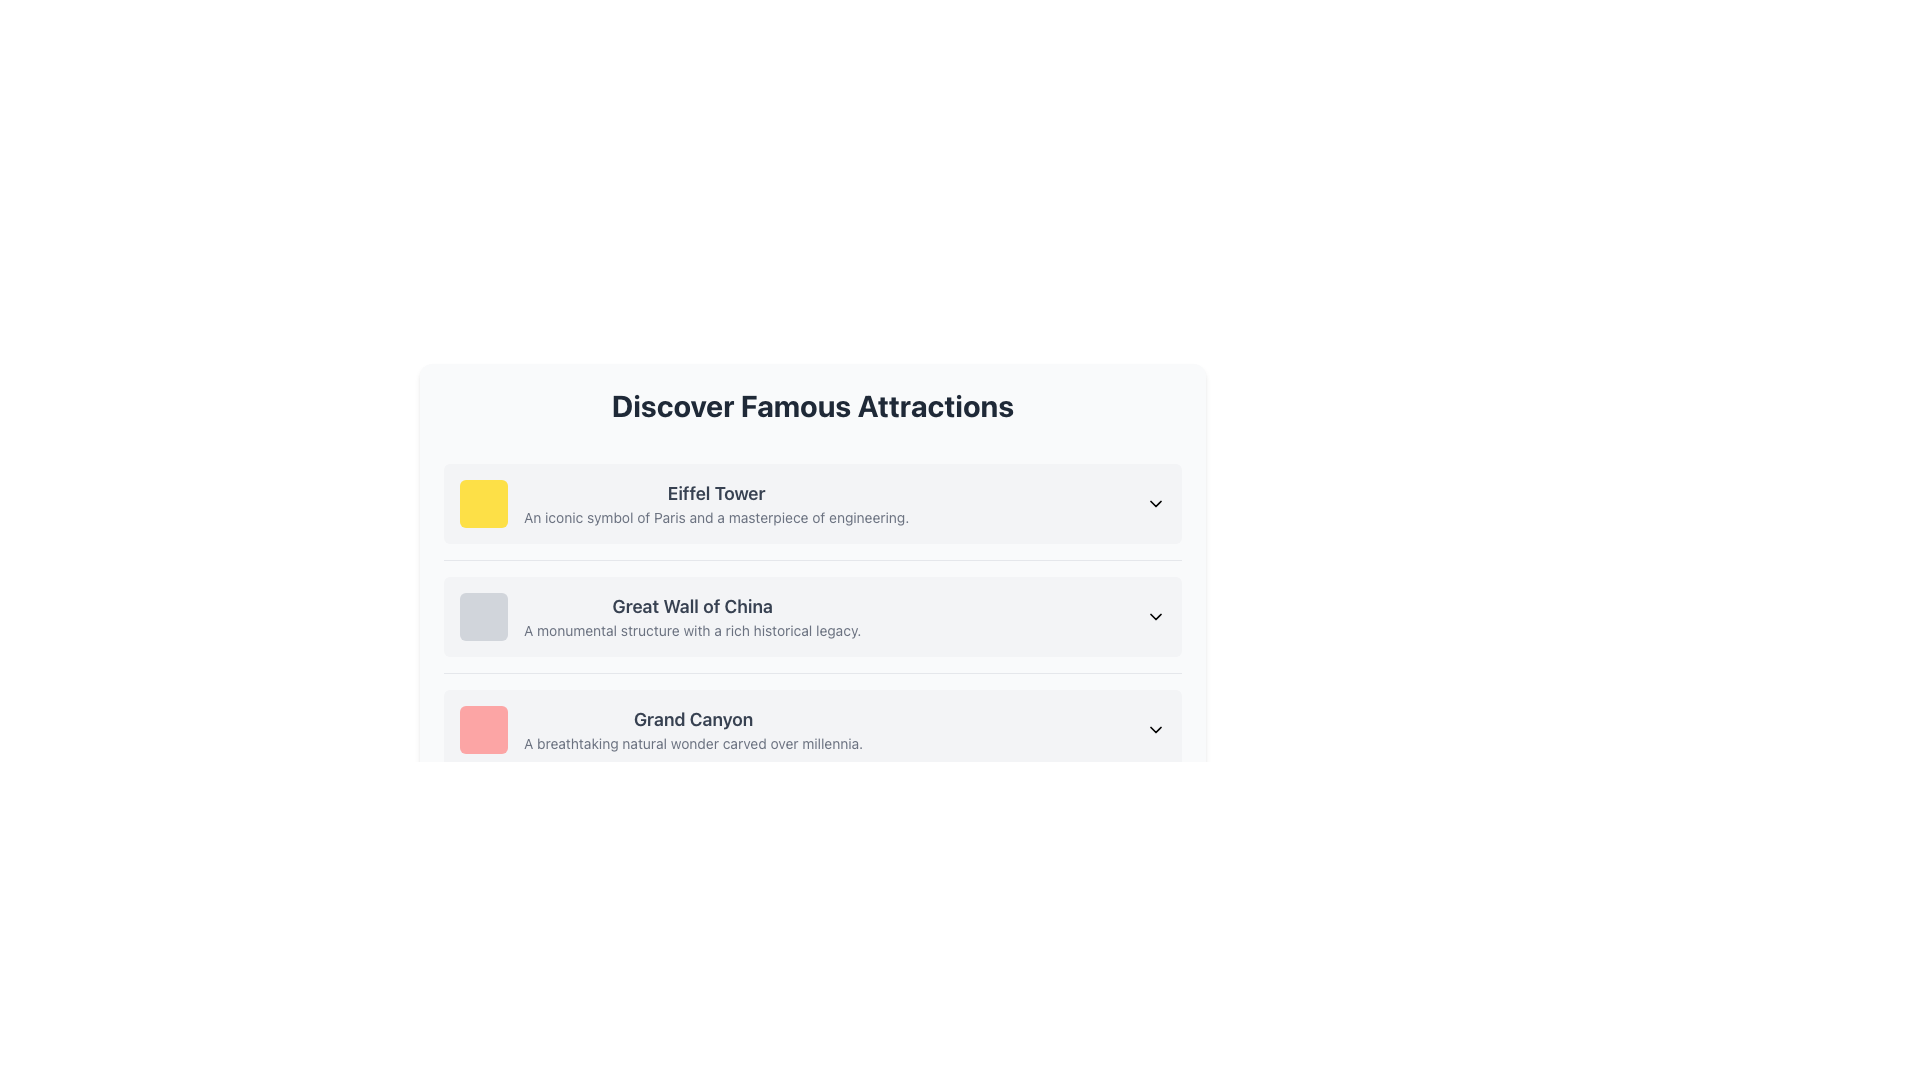  I want to click on on the Interactive Card for 'Grand Canyon' located third in the list under 'Discover Famous Attractions', so click(812, 729).